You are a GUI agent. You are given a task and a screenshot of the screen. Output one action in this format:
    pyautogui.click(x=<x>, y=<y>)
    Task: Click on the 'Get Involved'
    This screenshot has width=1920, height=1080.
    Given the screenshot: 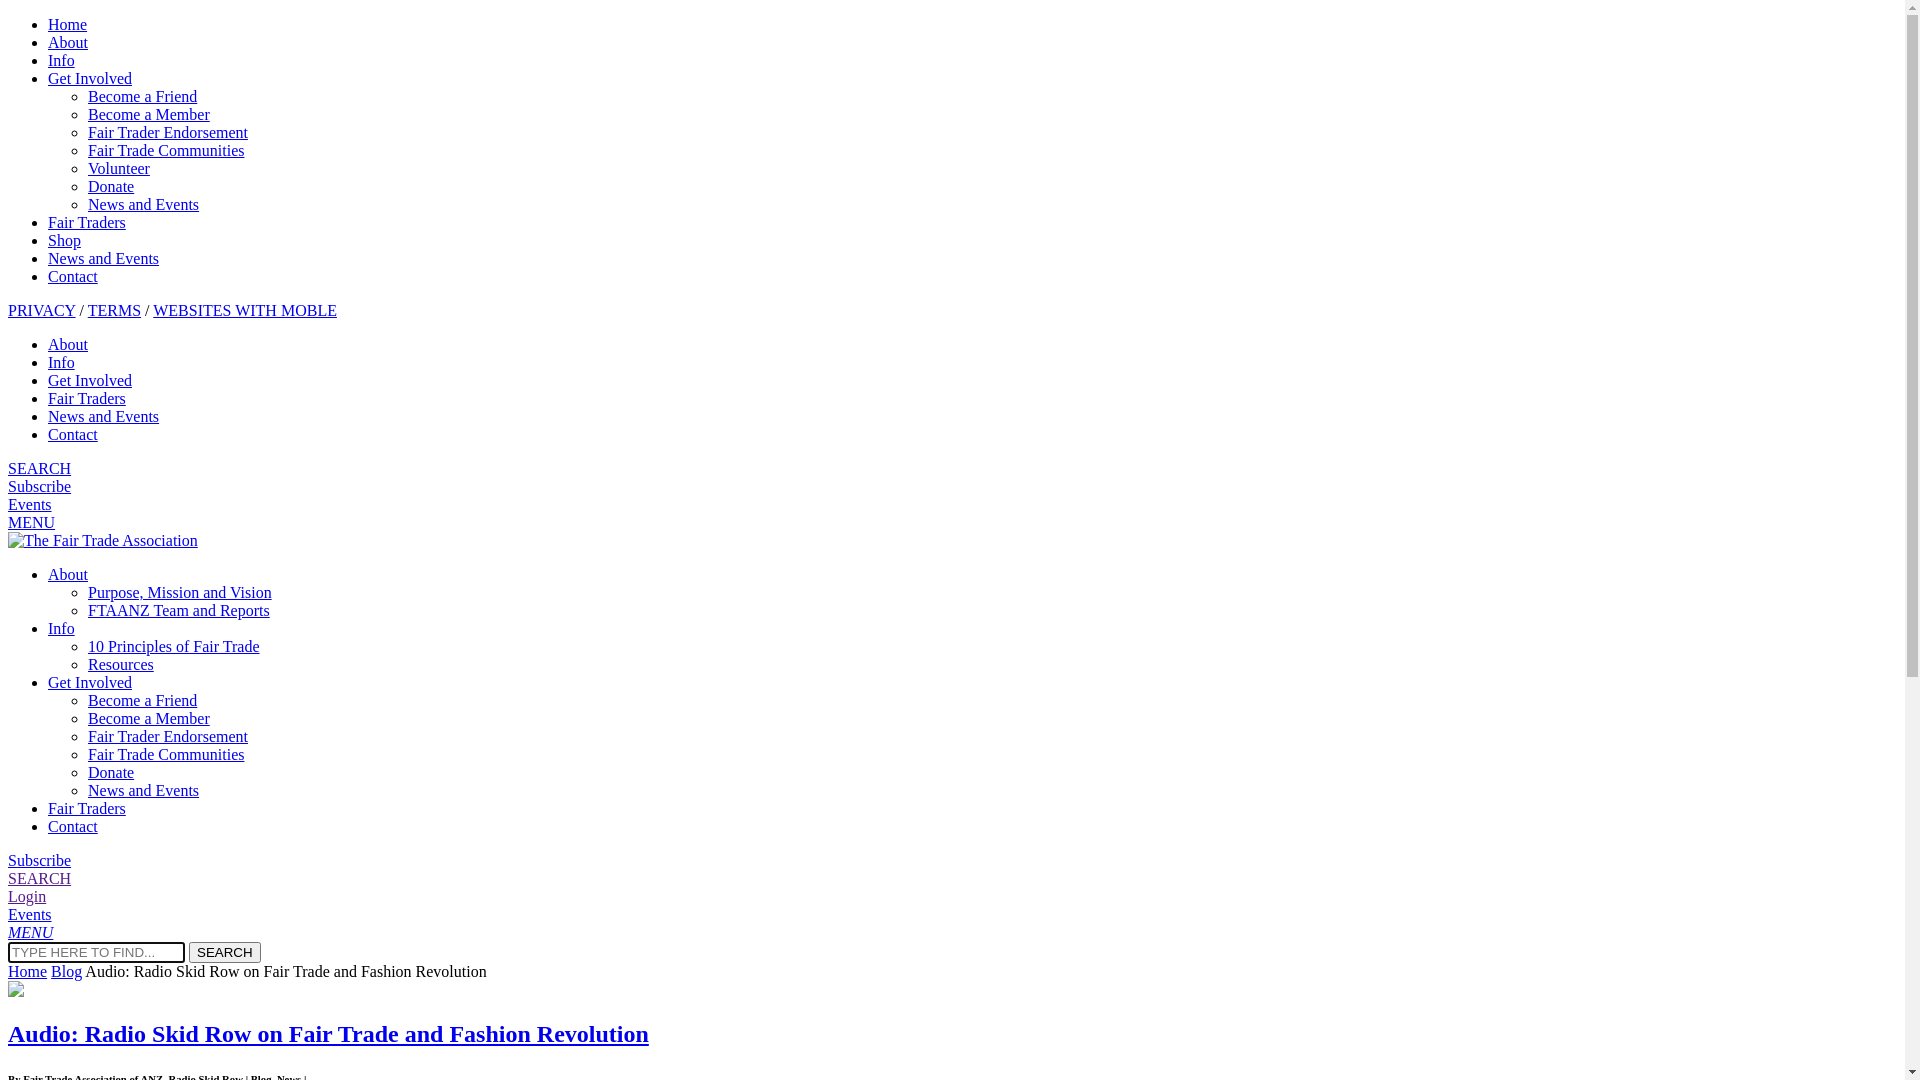 What is the action you would take?
    pyautogui.click(x=89, y=77)
    